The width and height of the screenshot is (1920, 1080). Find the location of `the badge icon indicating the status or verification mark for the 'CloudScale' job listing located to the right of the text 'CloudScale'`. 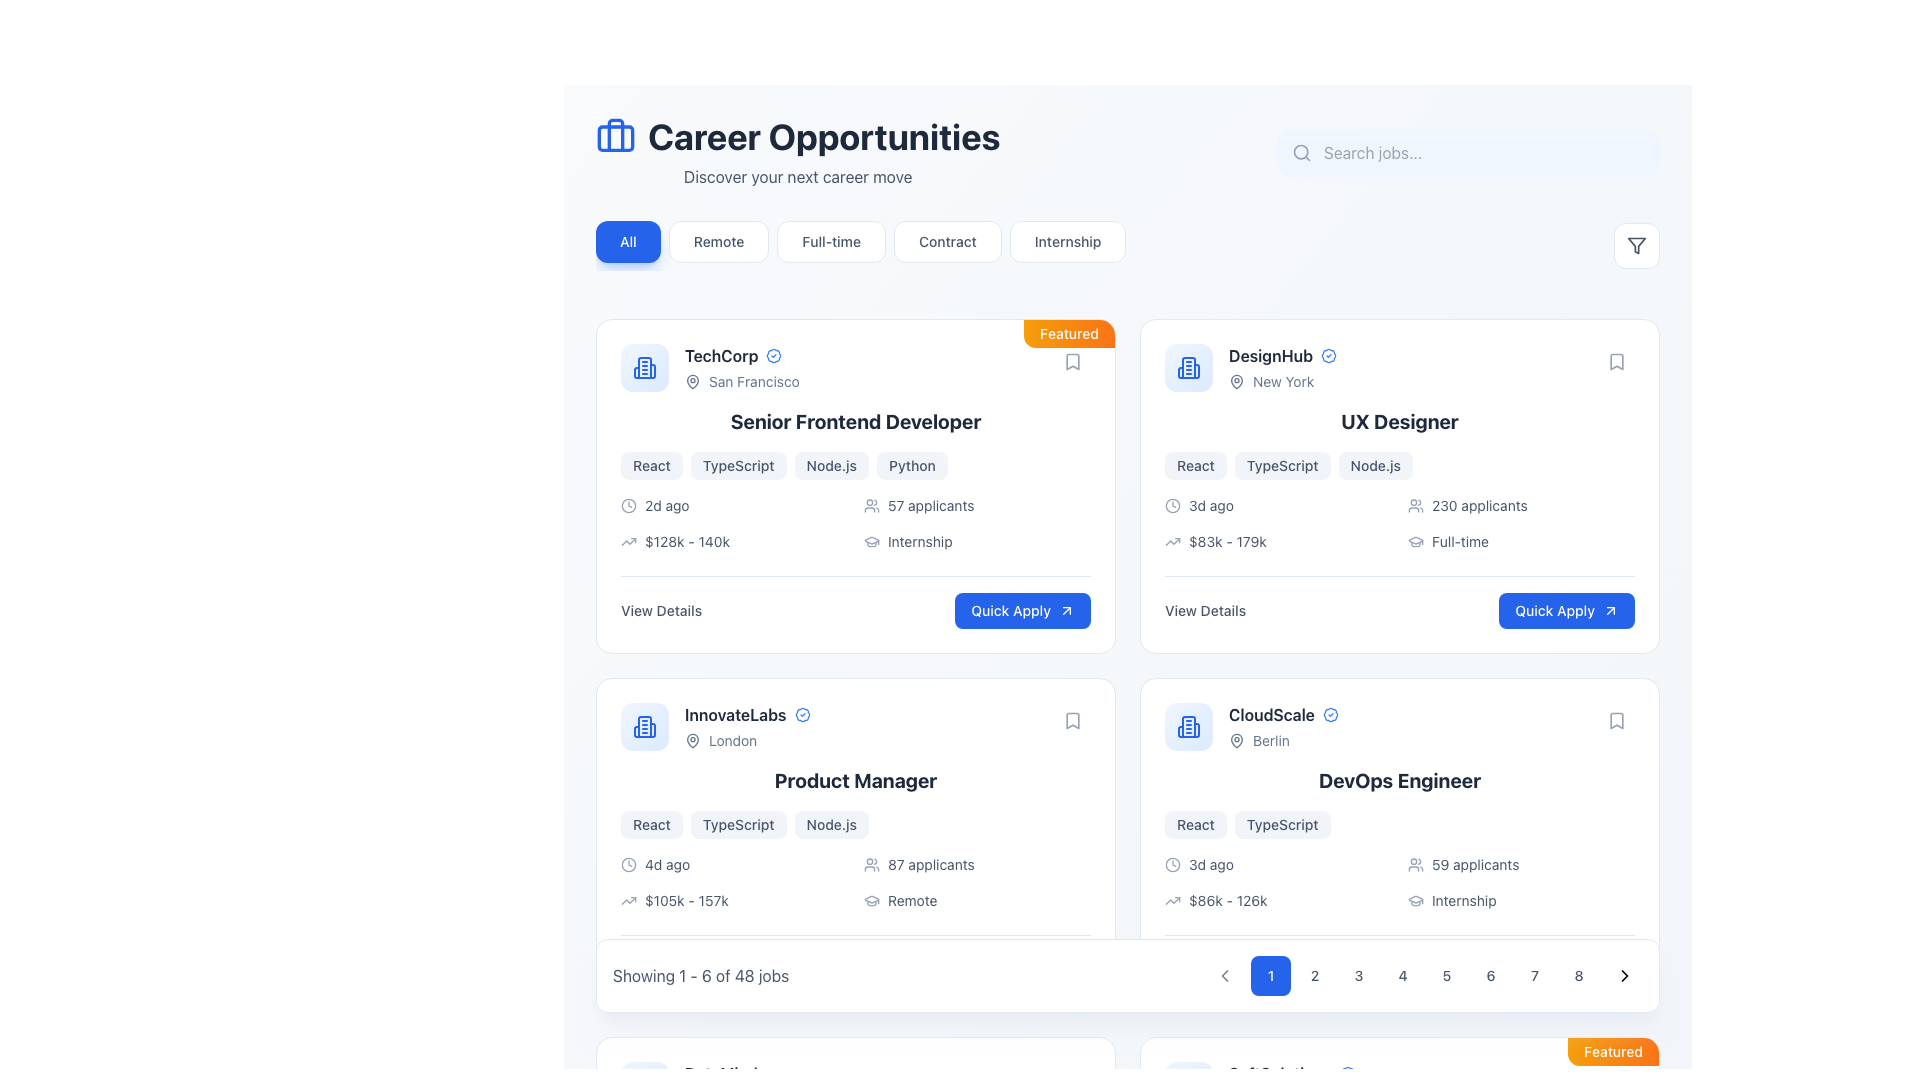

the badge icon indicating the status or verification mark for the 'CloudScale' job listing located to the right of the text 'CloudScale' is located at coordinates (1330, 713).